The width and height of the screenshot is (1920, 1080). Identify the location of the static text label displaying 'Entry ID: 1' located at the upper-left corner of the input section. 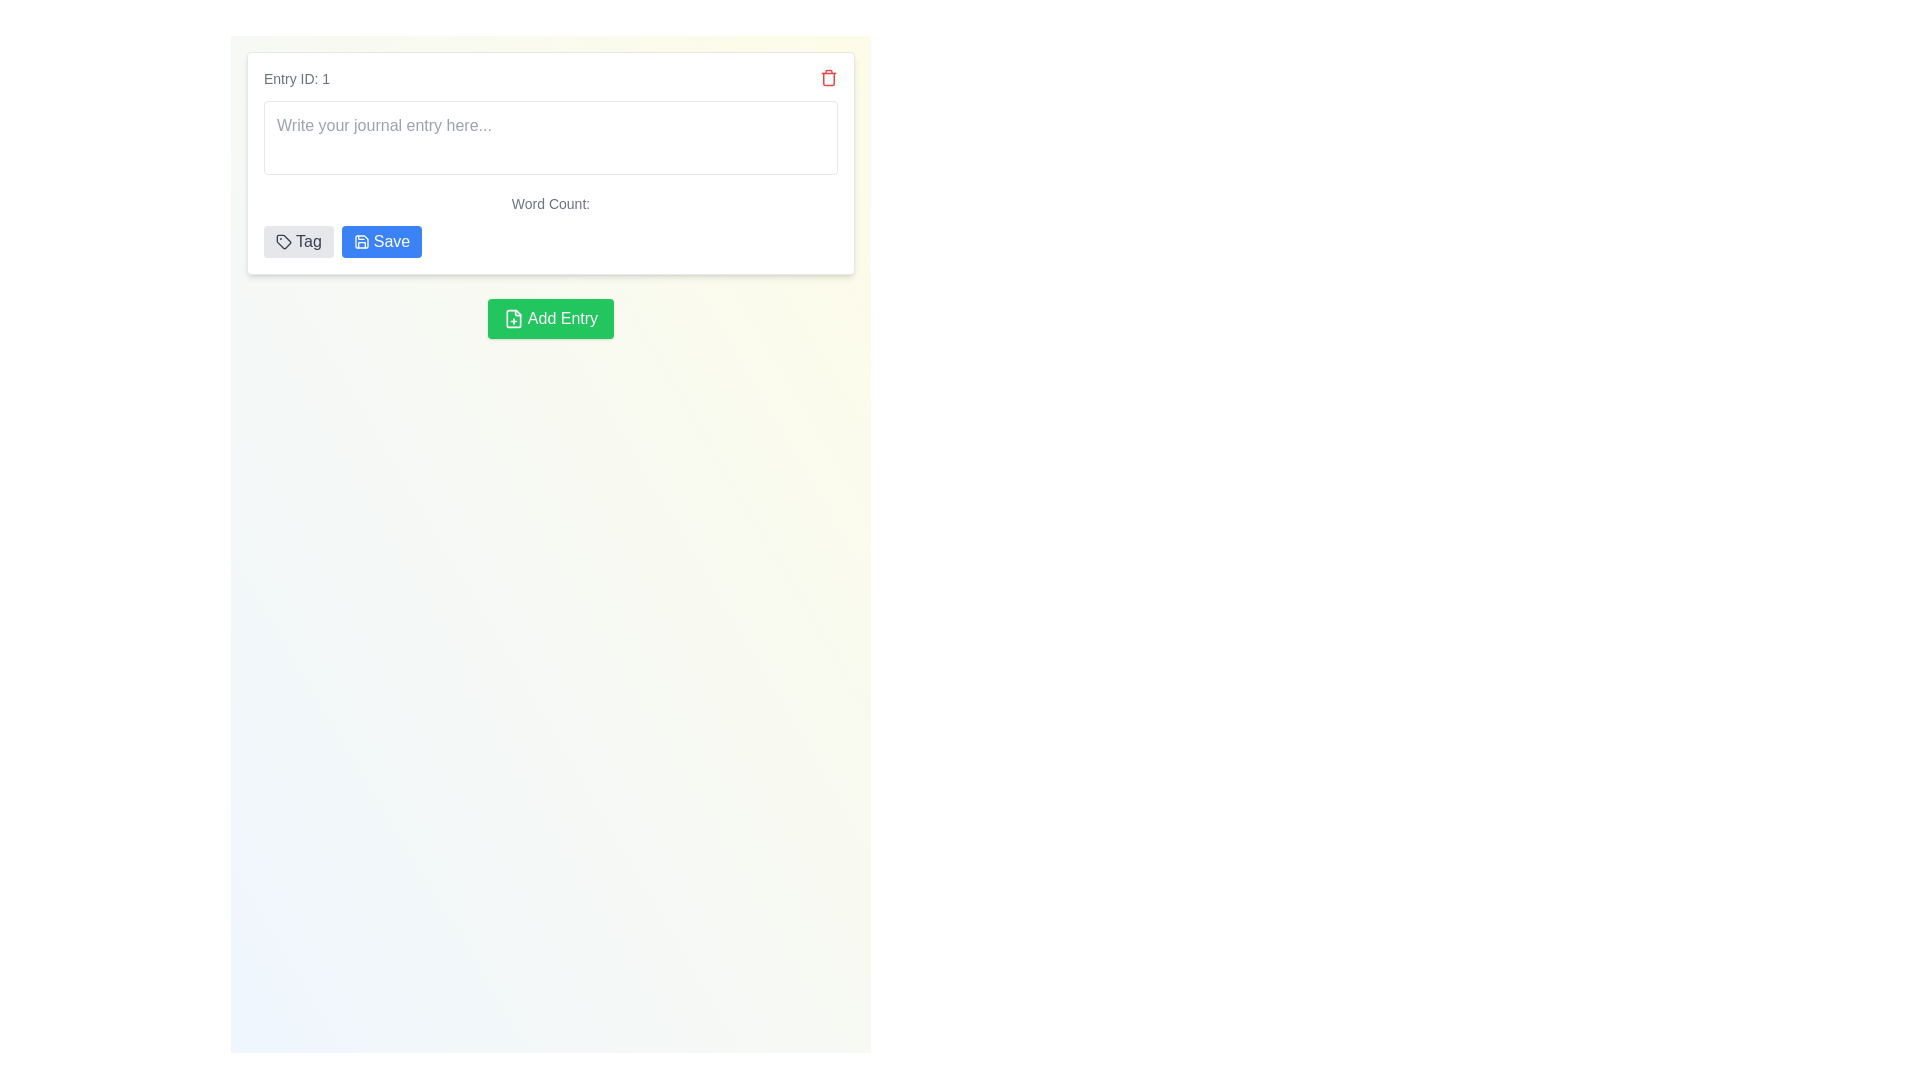
(296, 77).